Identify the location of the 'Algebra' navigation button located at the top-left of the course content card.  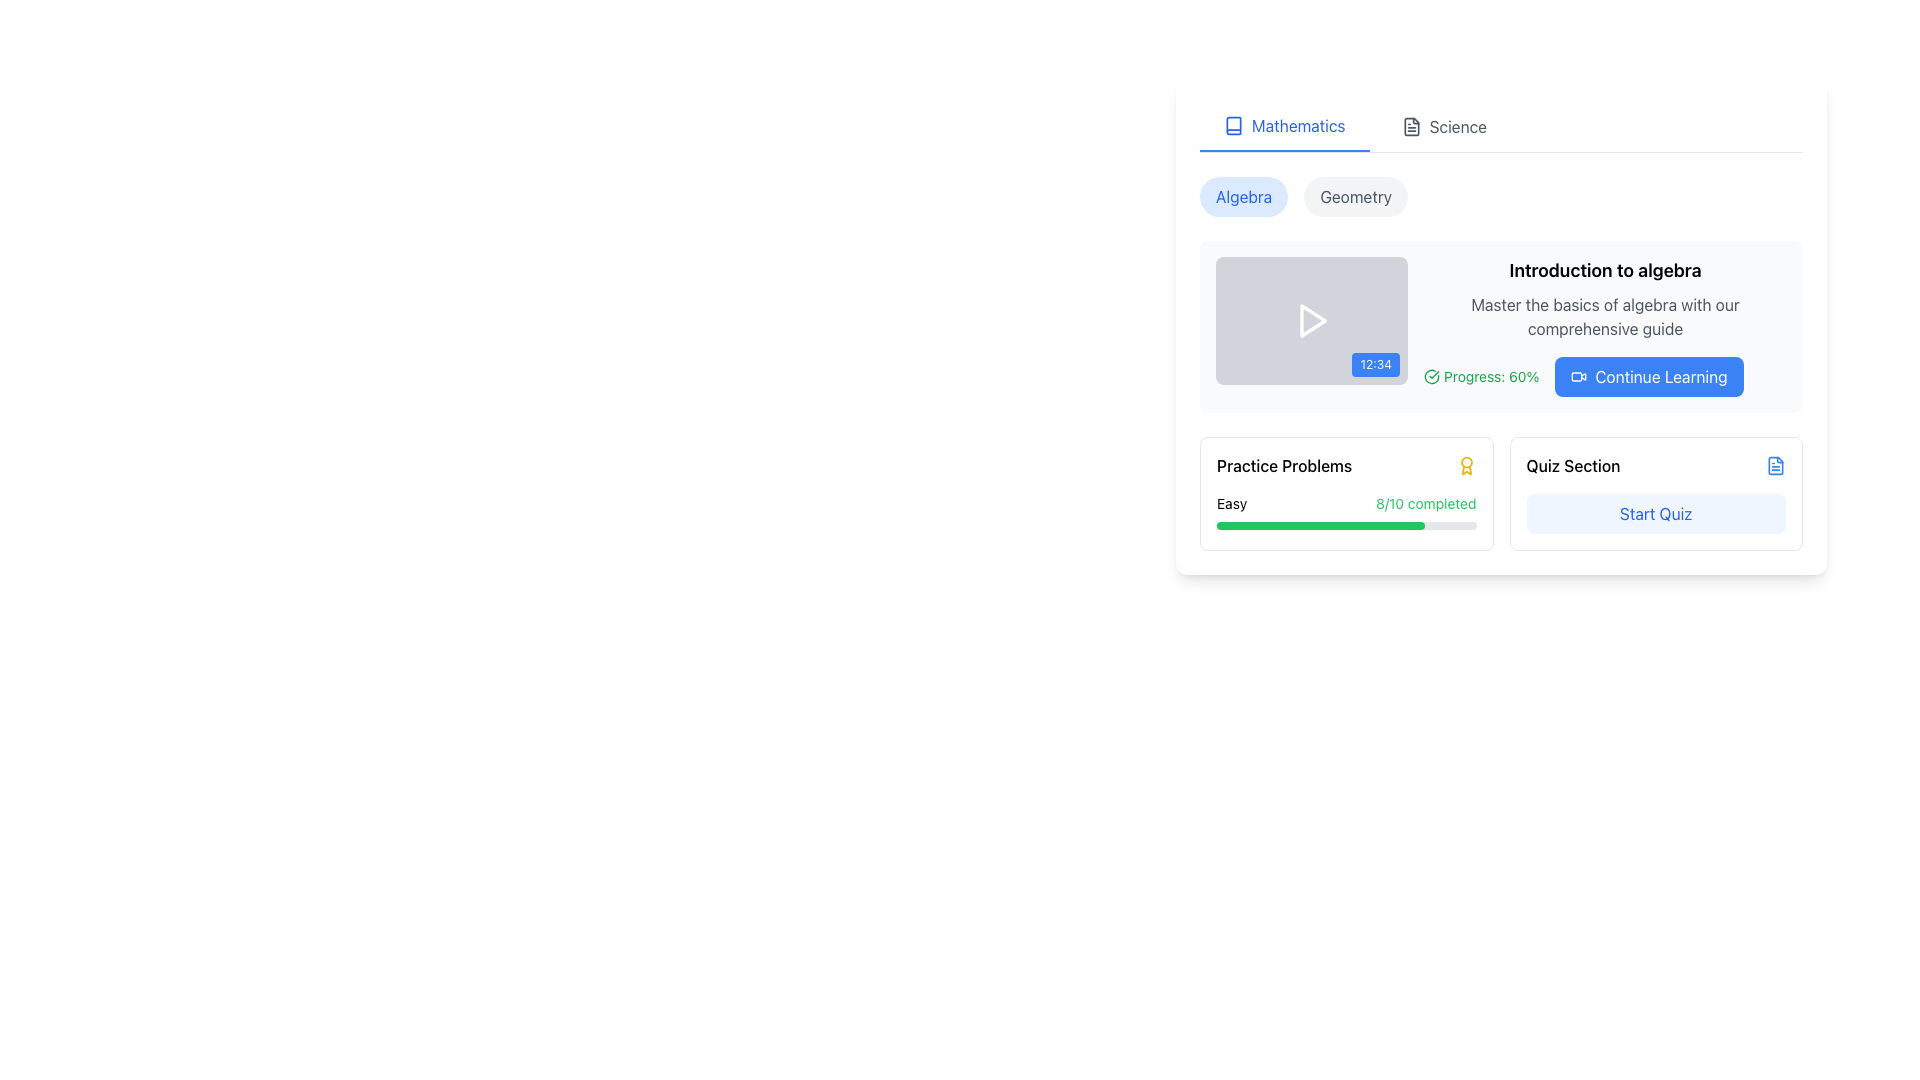
(1243, 196).